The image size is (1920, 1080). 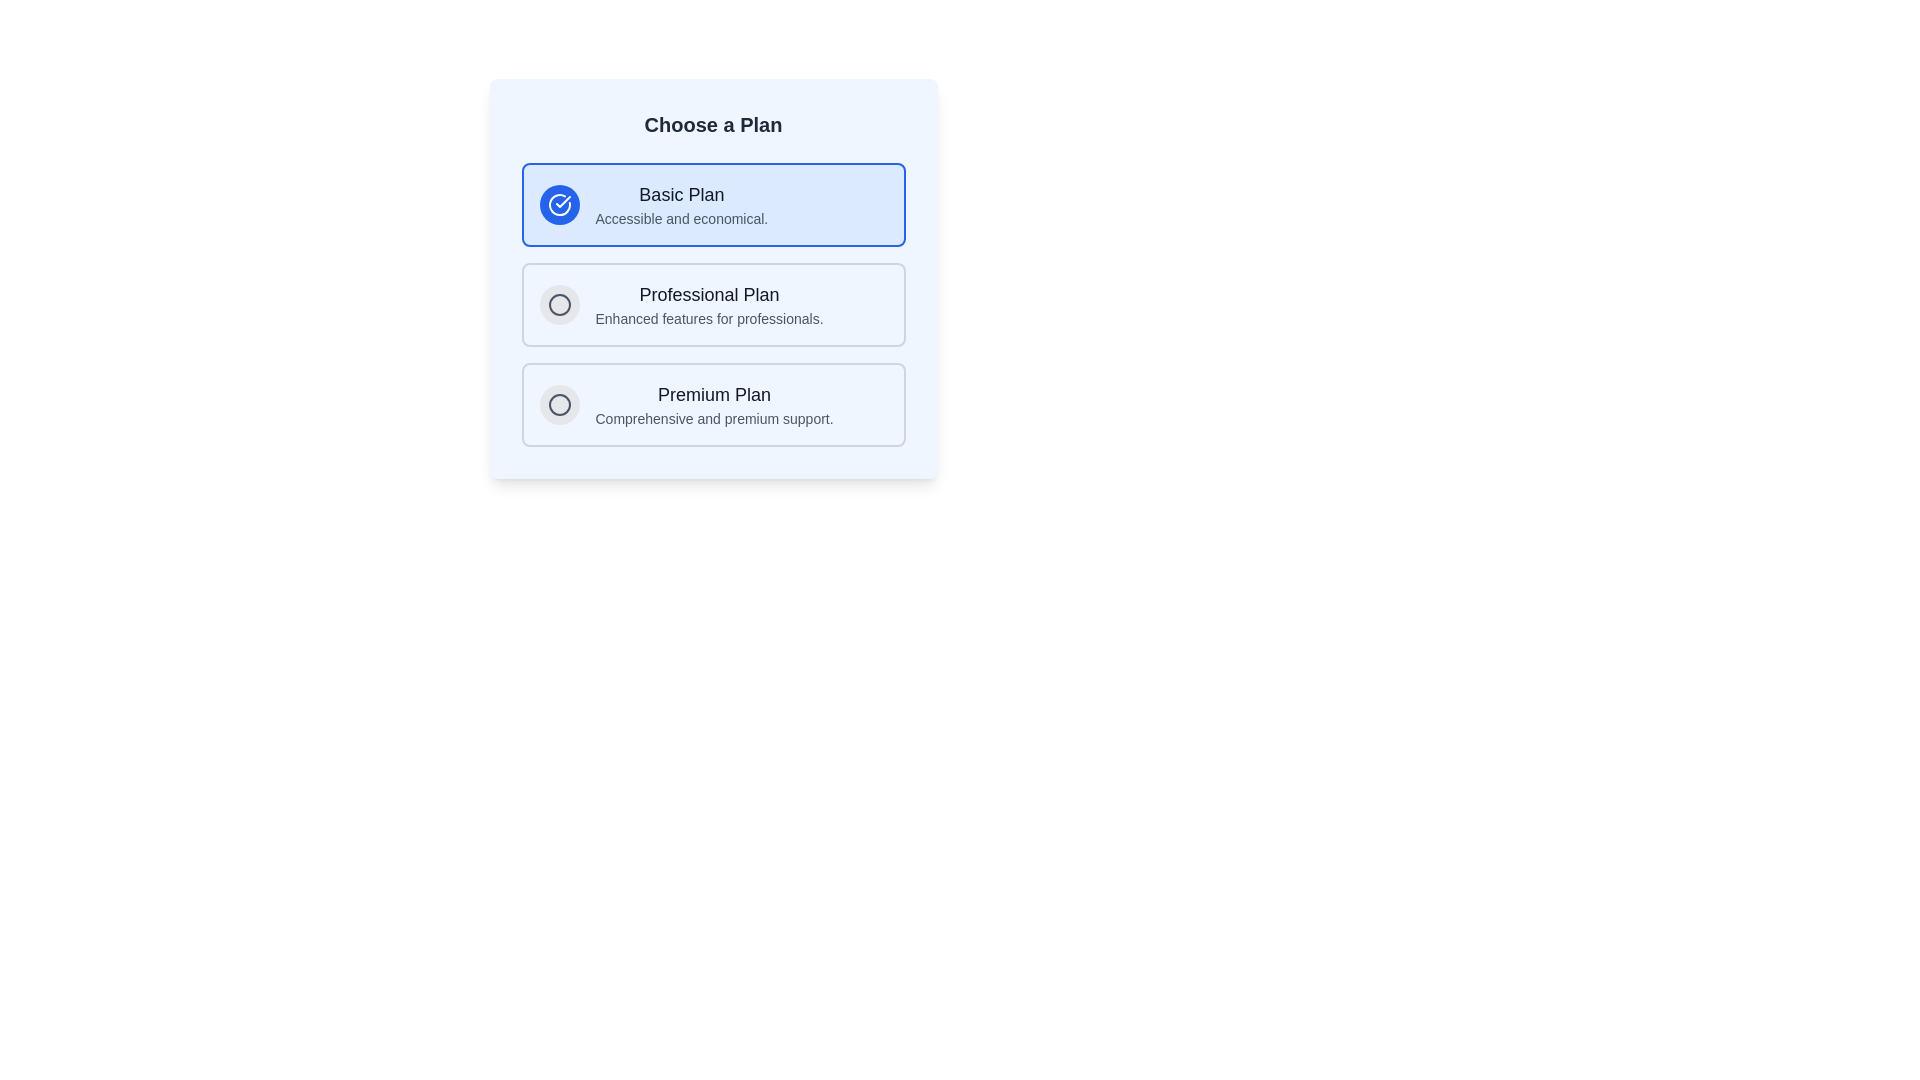 I want to click on the selection confirmation icon for the 'Basic Plan' card, located at the top-left corner next to the text 'Basic Plan Accessible and economical.', so click(x=559, y=204).